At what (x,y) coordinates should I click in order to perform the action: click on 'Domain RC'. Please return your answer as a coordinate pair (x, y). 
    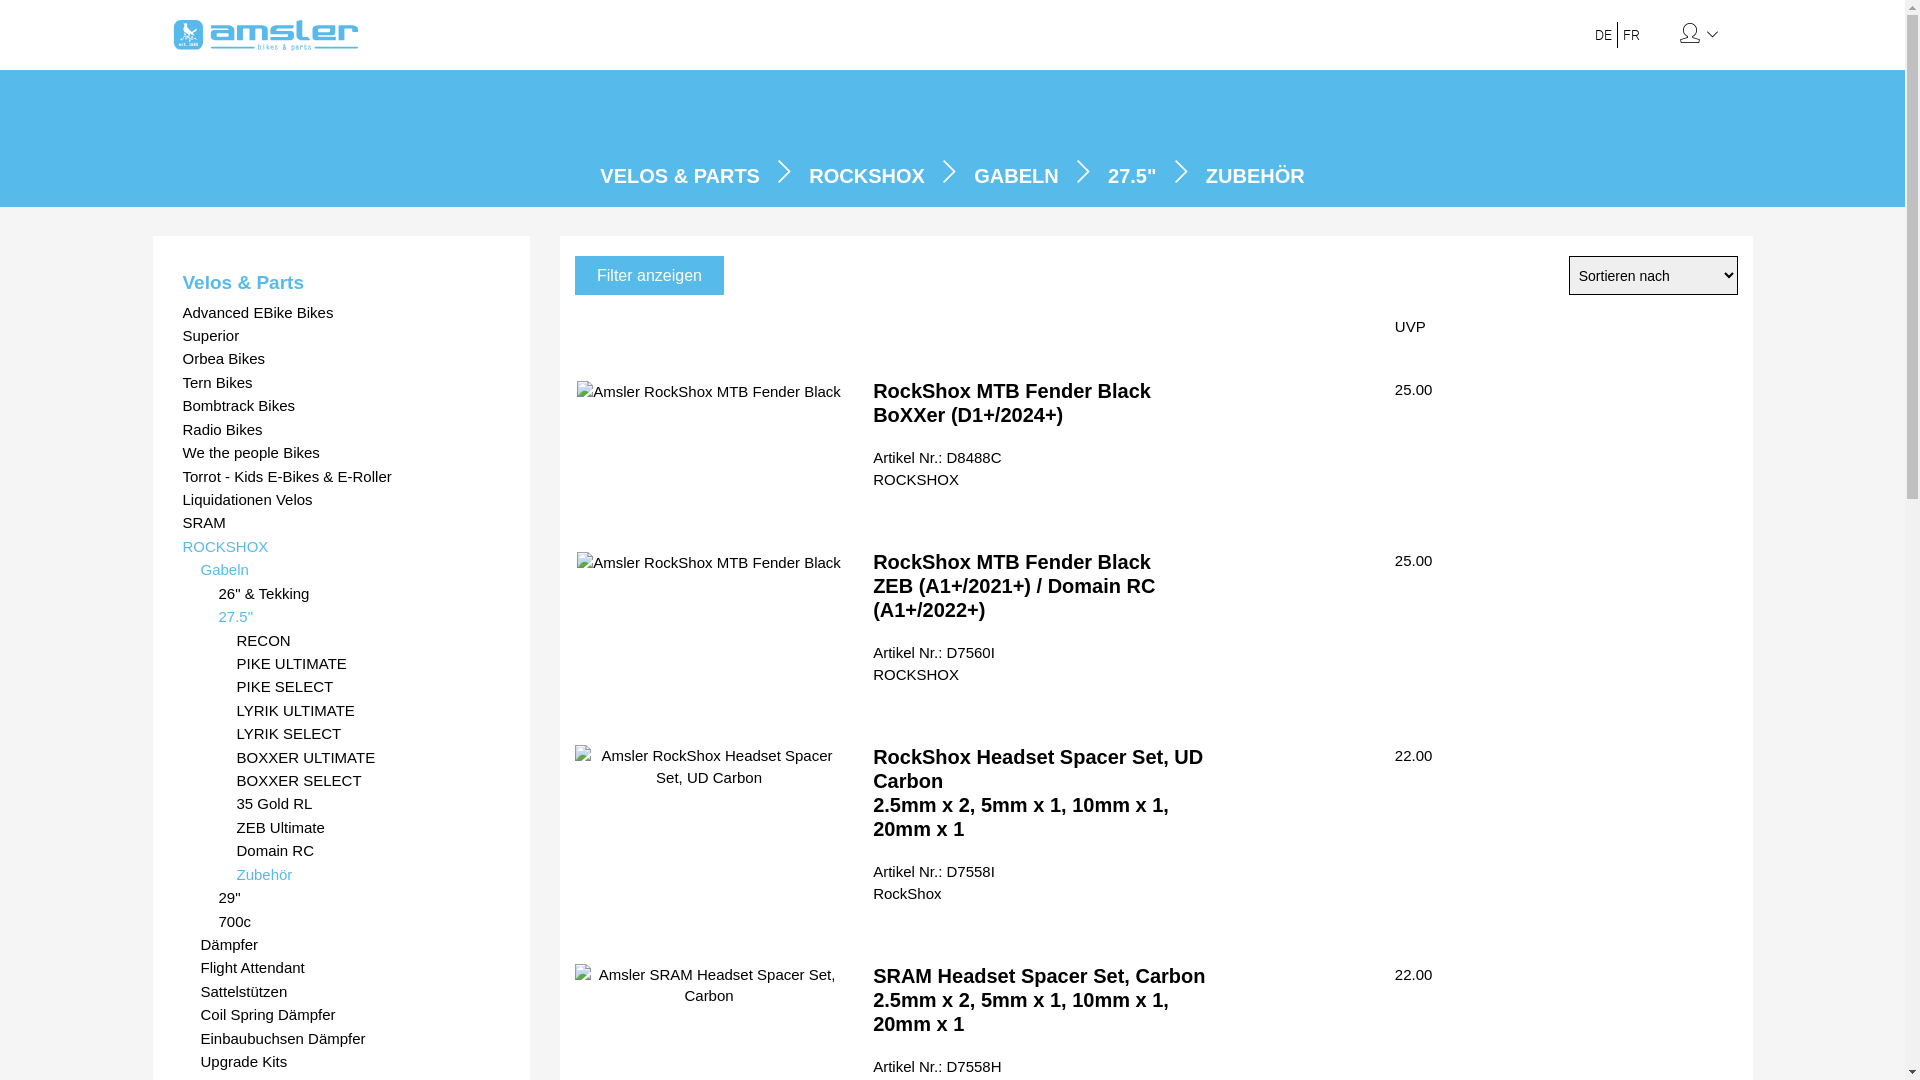
    Looking at the image, I should click on (368, 850).